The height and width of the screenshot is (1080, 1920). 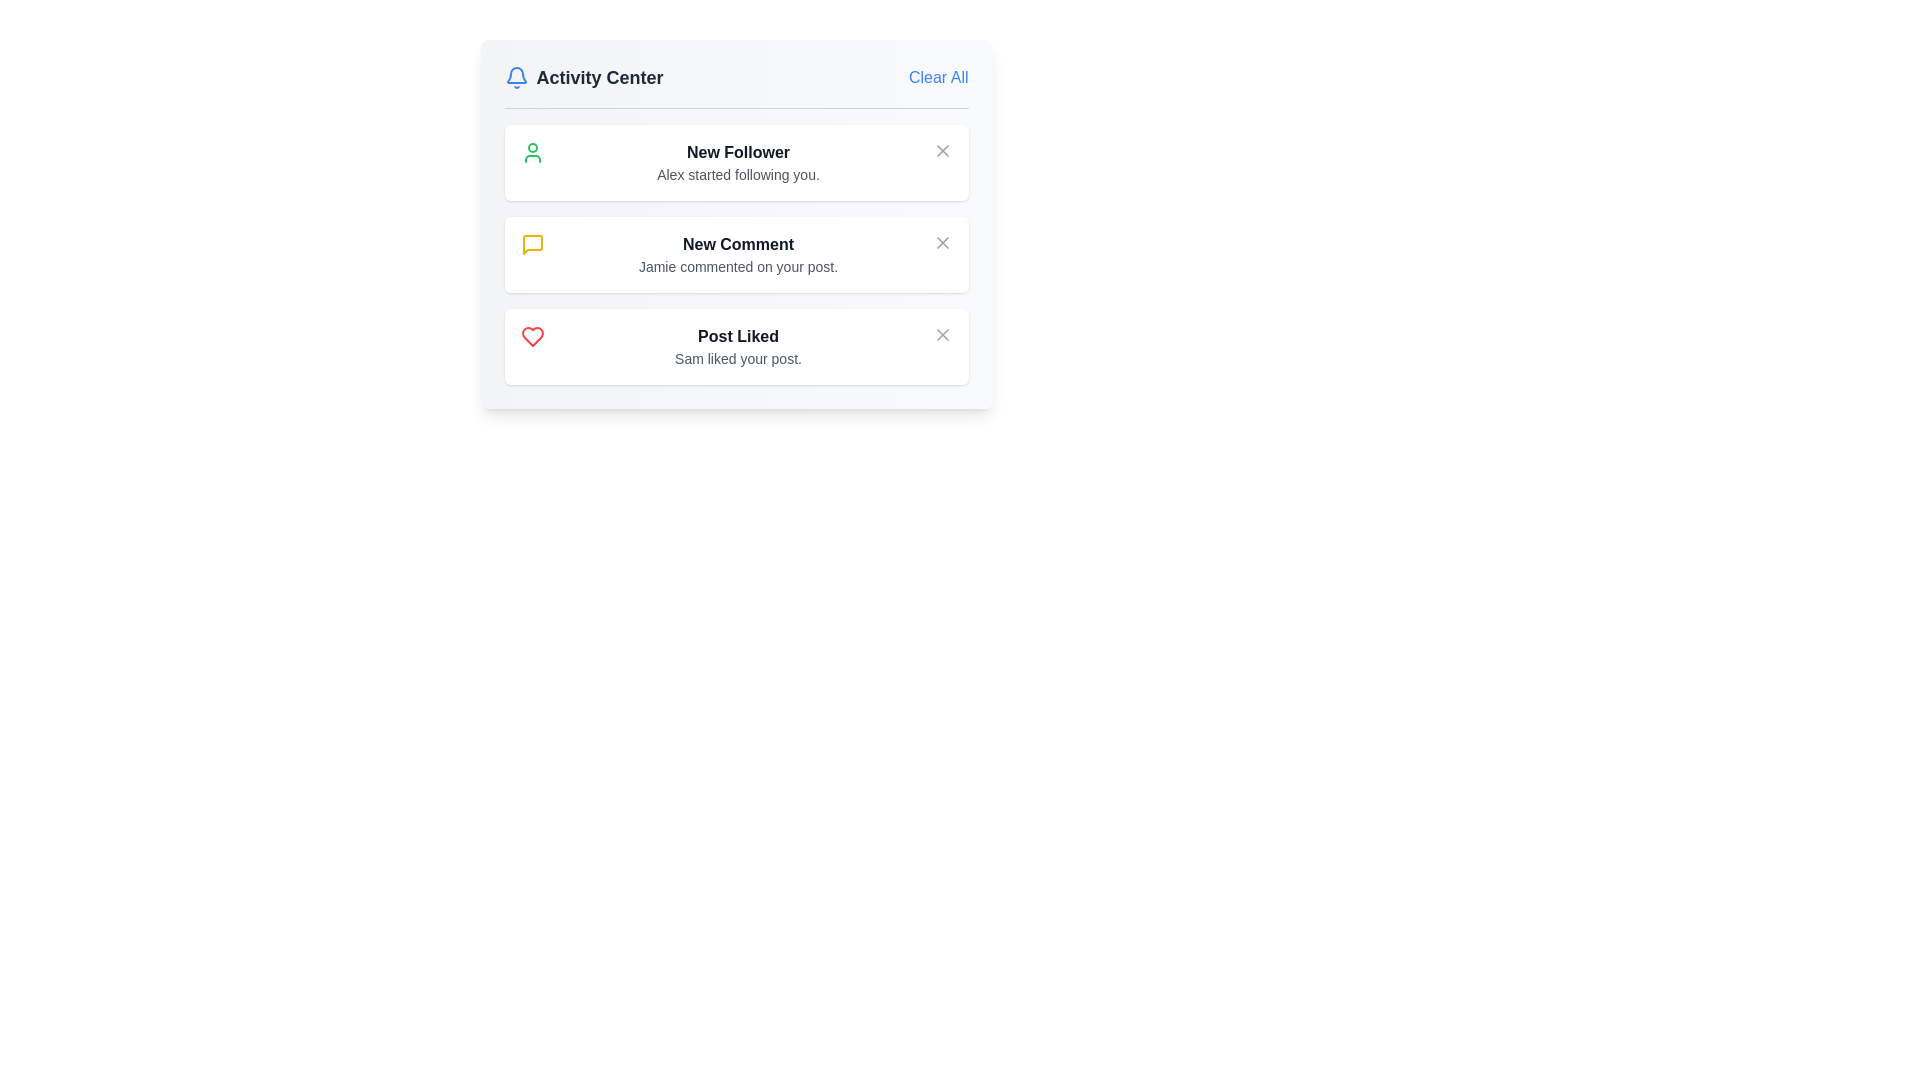 What do you see at coordinates (737, 173) in the screenshot?
I see `text label displaying 'Alex started following you.' located below the bold text 'New Follower' in the notification card` at bounding box center [737, 173].